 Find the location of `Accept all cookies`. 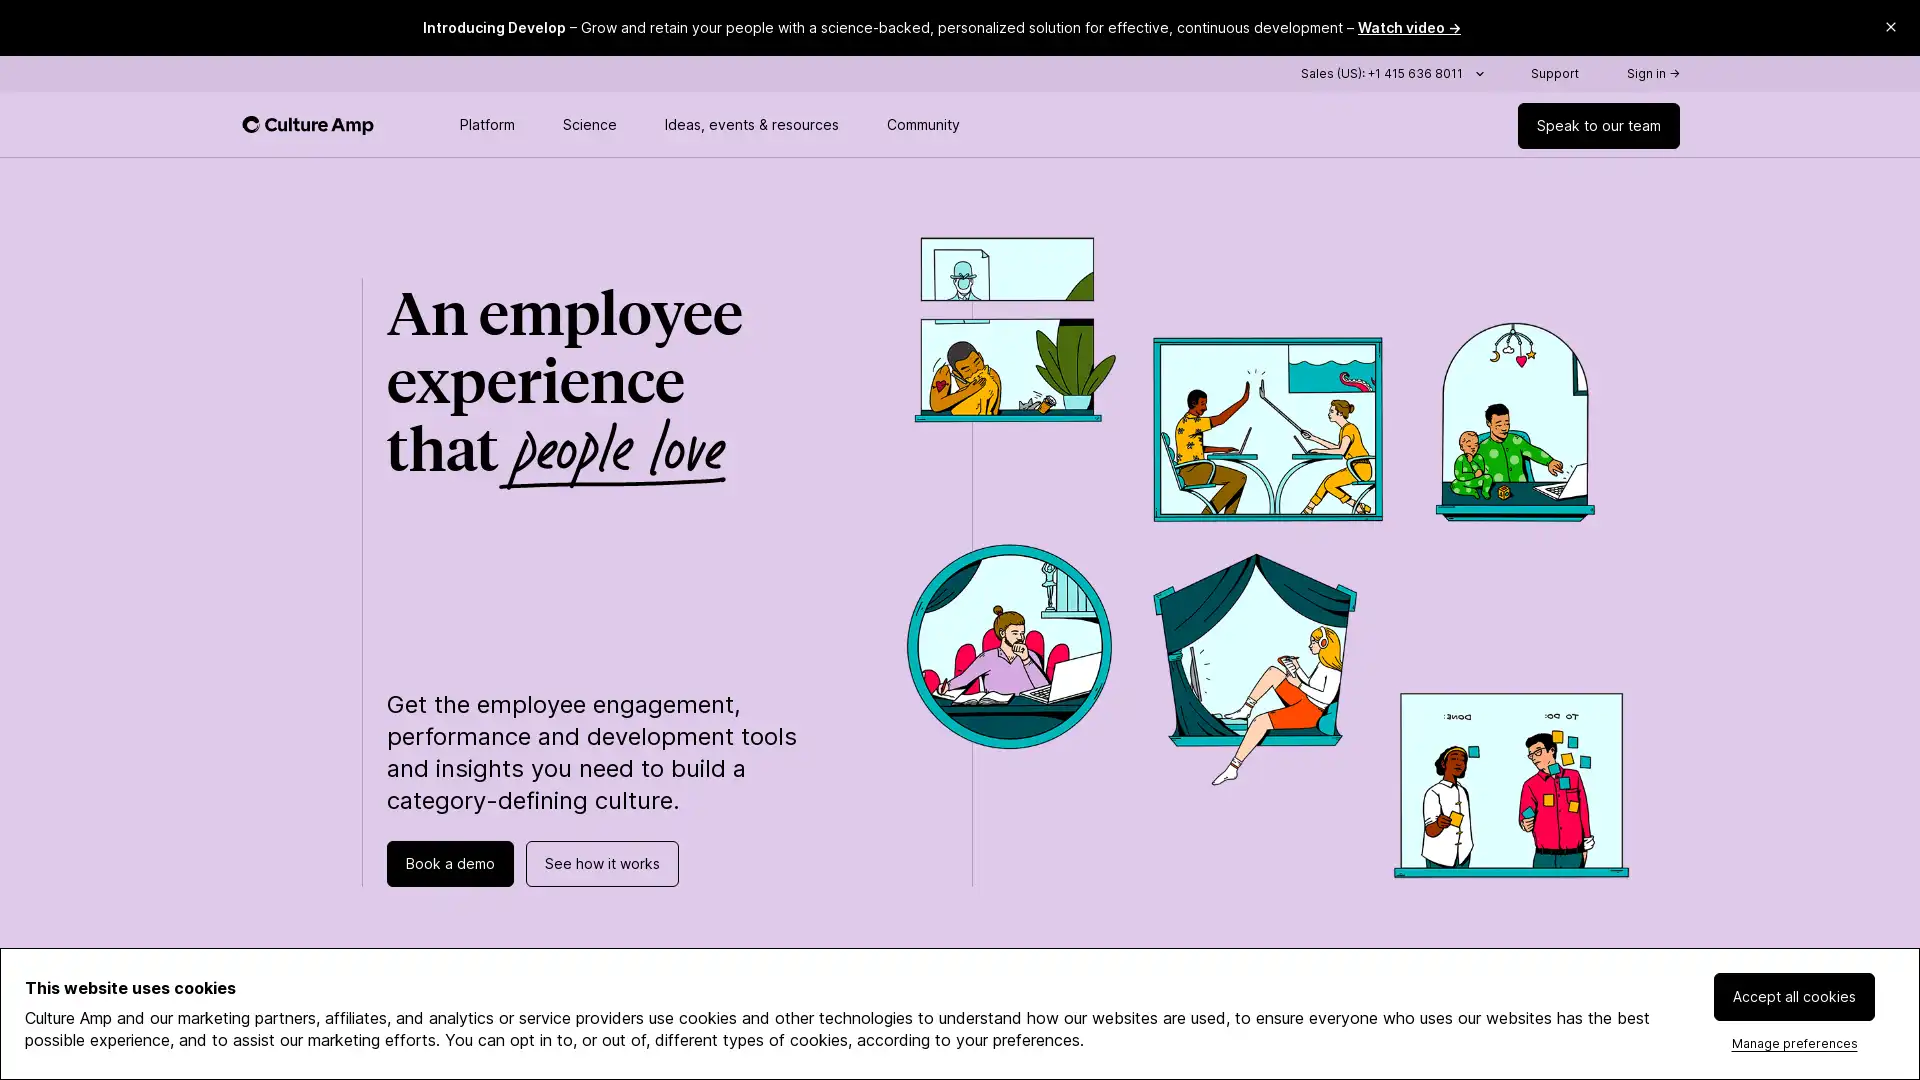

Accept all cookies is located at coordinates (1794, 996).